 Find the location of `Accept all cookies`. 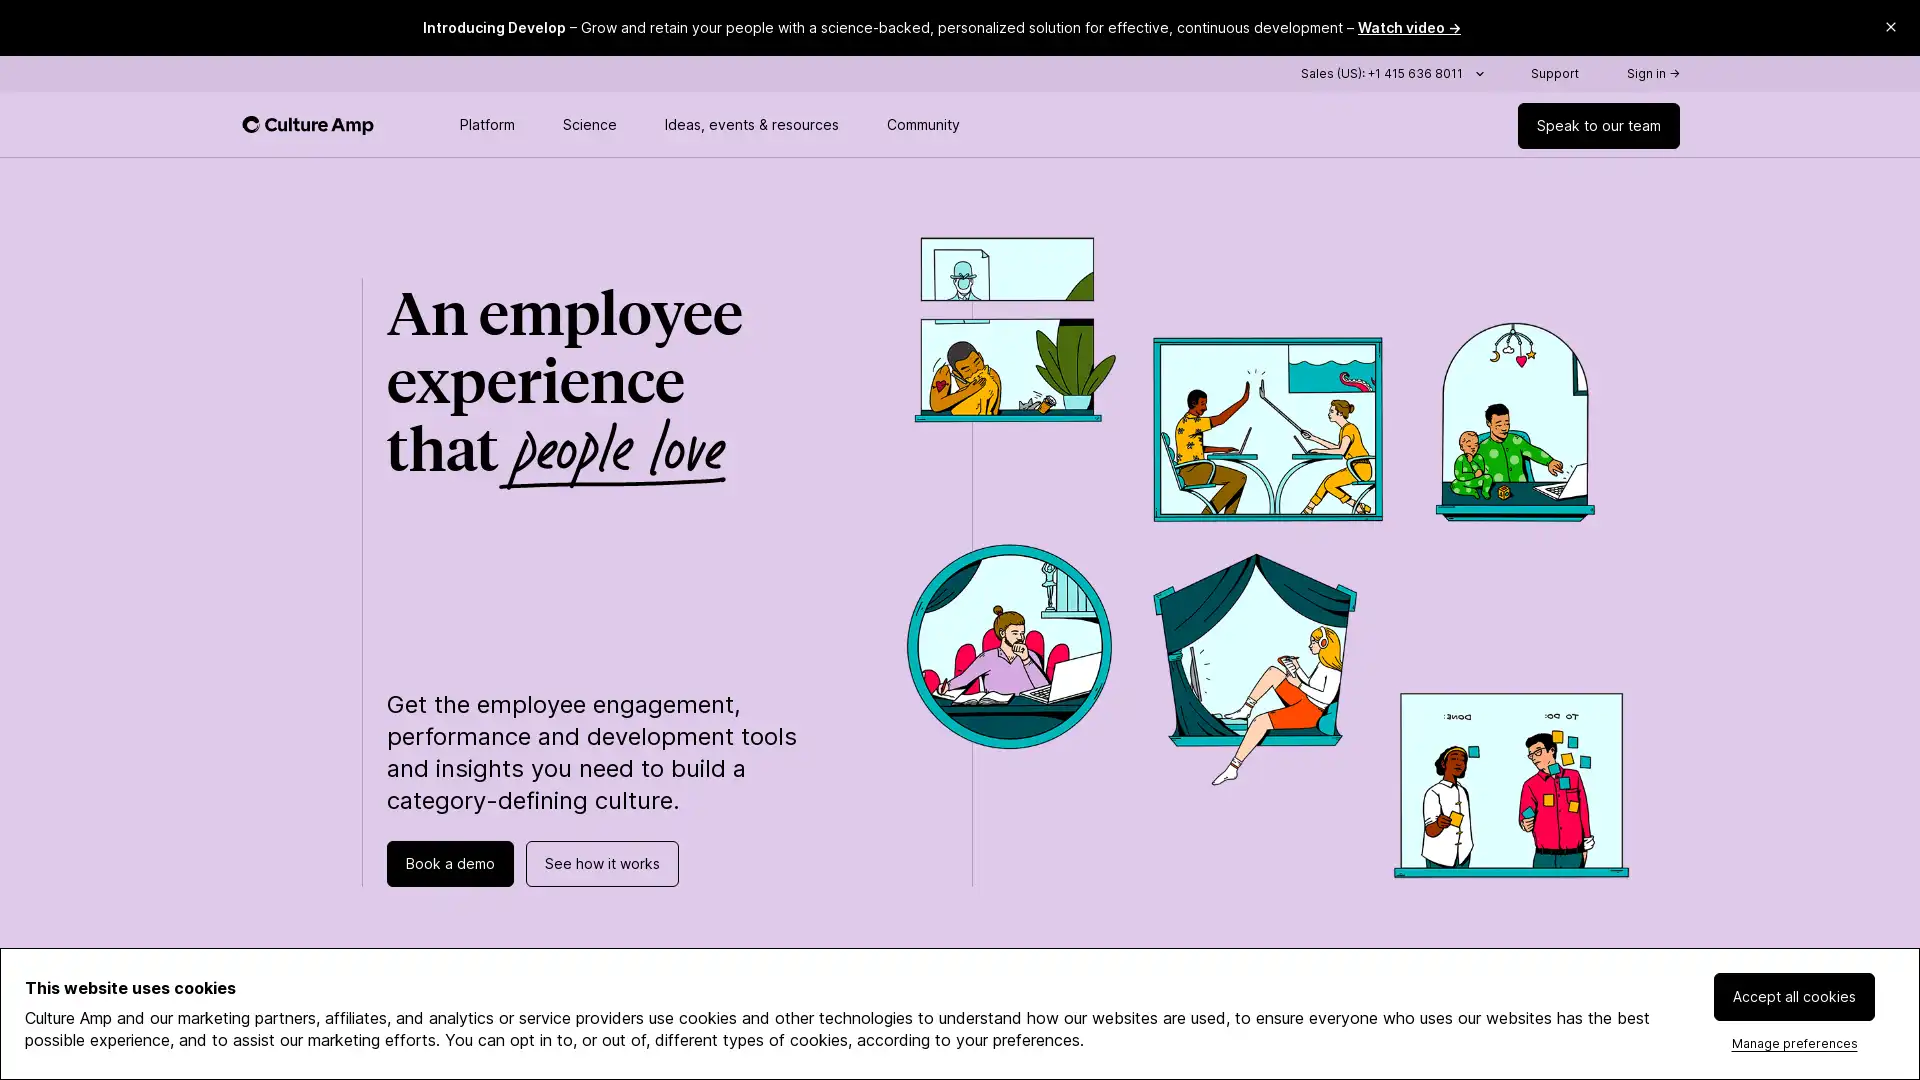

Accept all cookies is located at coordinates (1794, 996).